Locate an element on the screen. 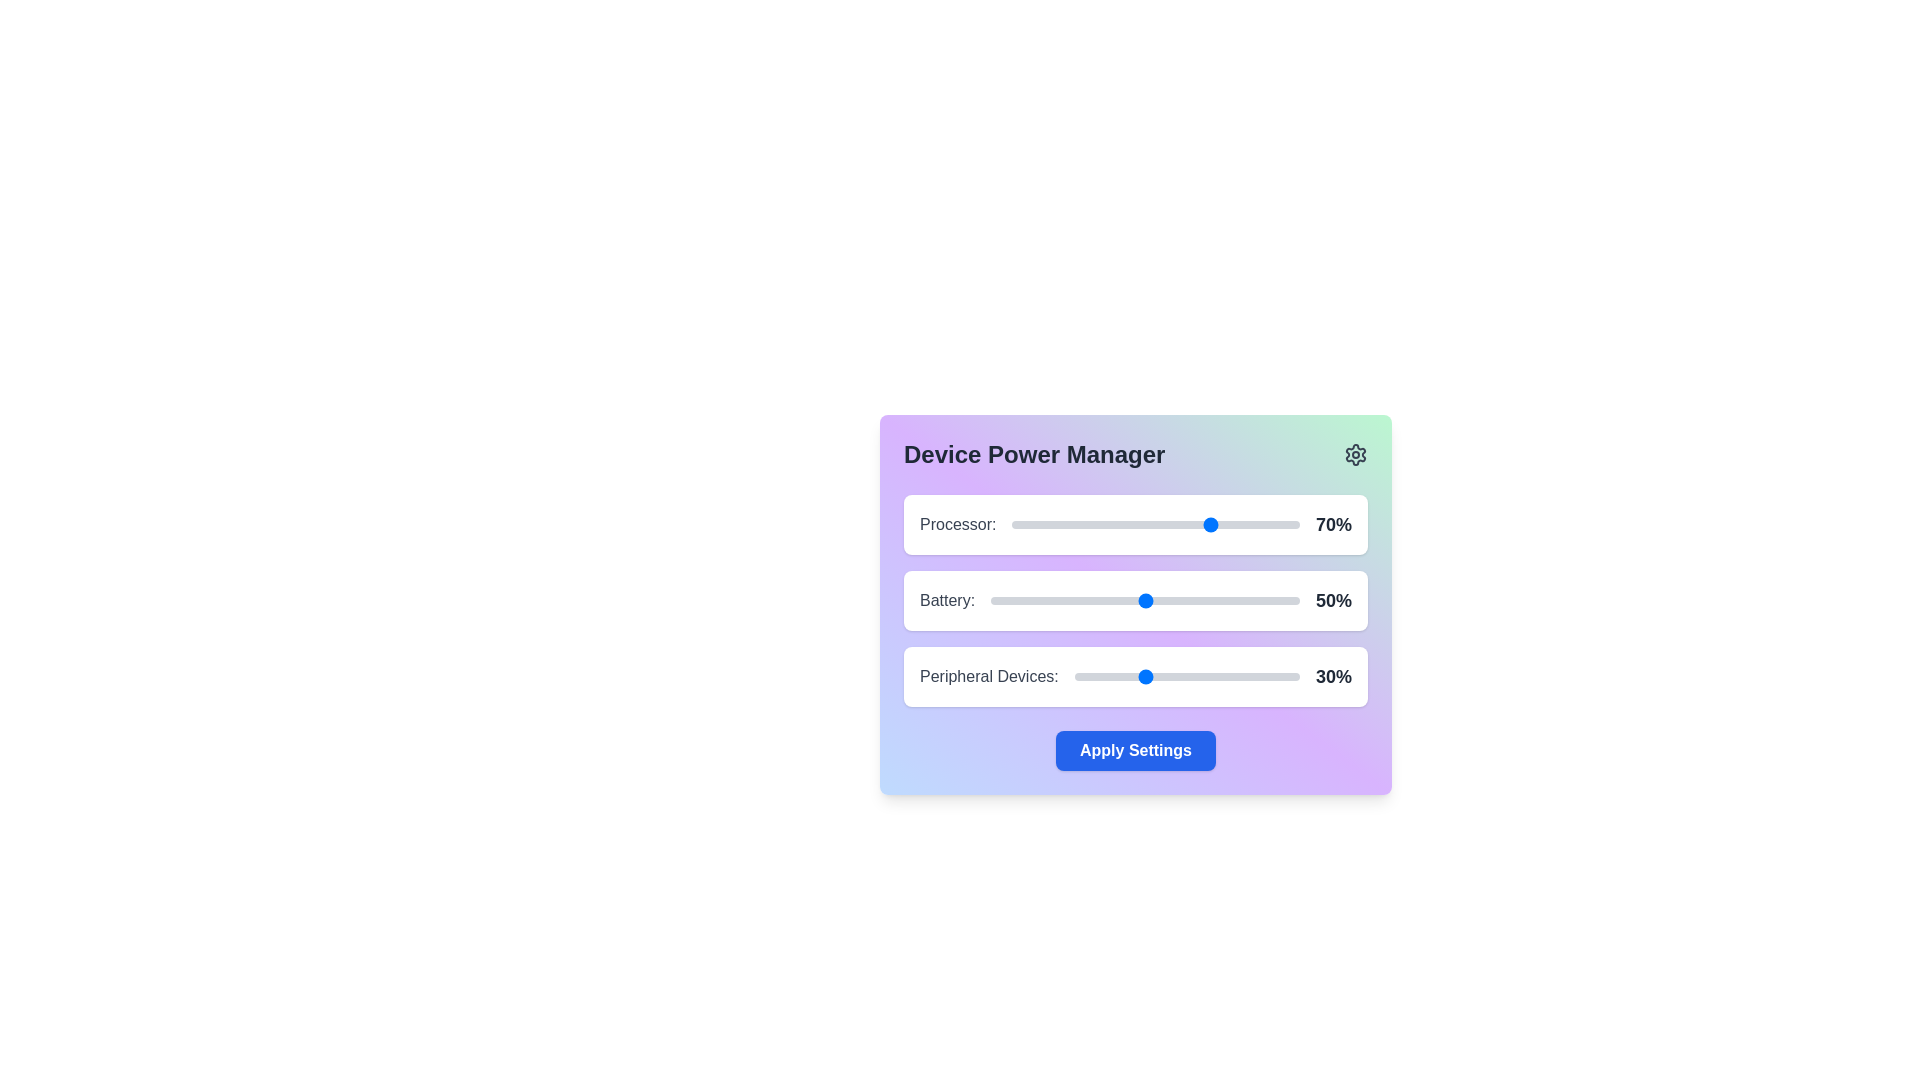 This screenshot has width=1920, height=1080. the 'Battery' slider to set its value to 42% is located at coordinates (1120, 600).